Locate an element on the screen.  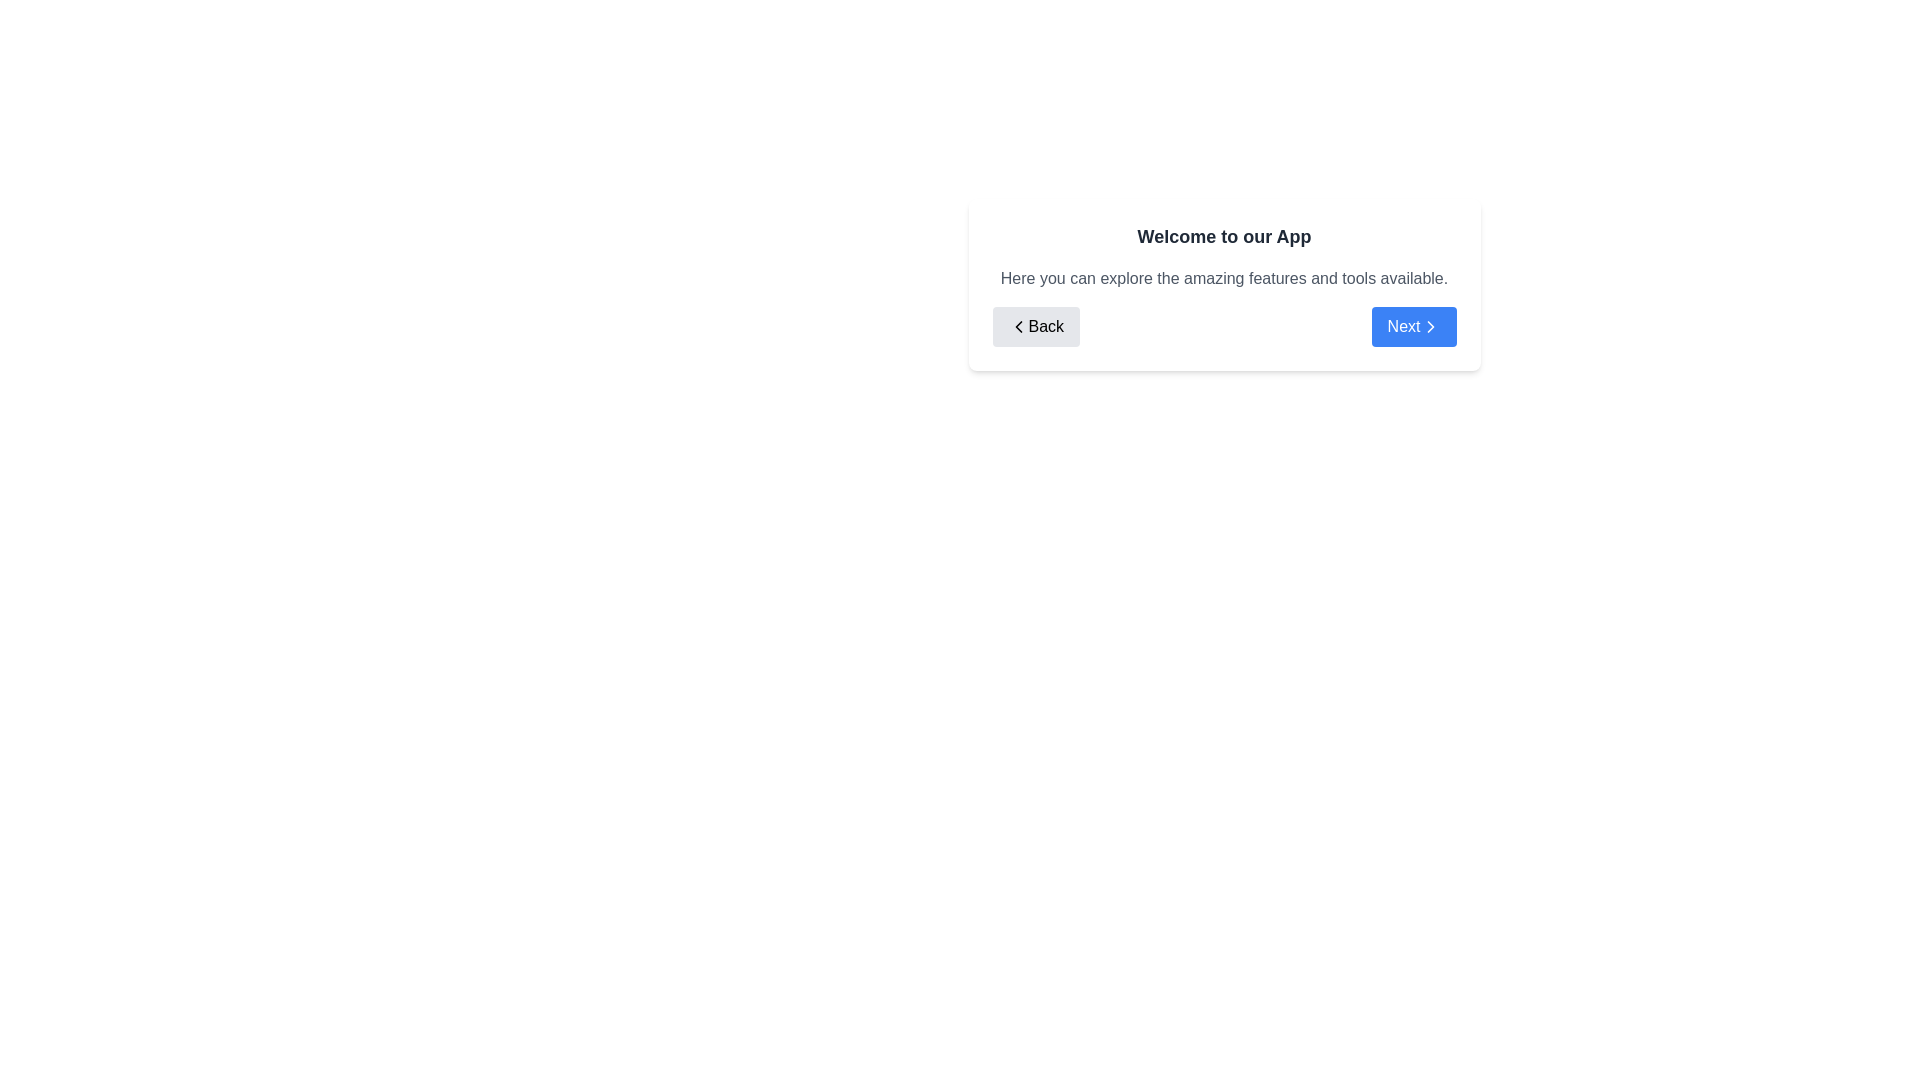
the rightward-pointing chevron icon within the 'Next' button, which has a blue background and white text, located at the bottom-right corner of the dialog box is located at coordinates (1429, 326).